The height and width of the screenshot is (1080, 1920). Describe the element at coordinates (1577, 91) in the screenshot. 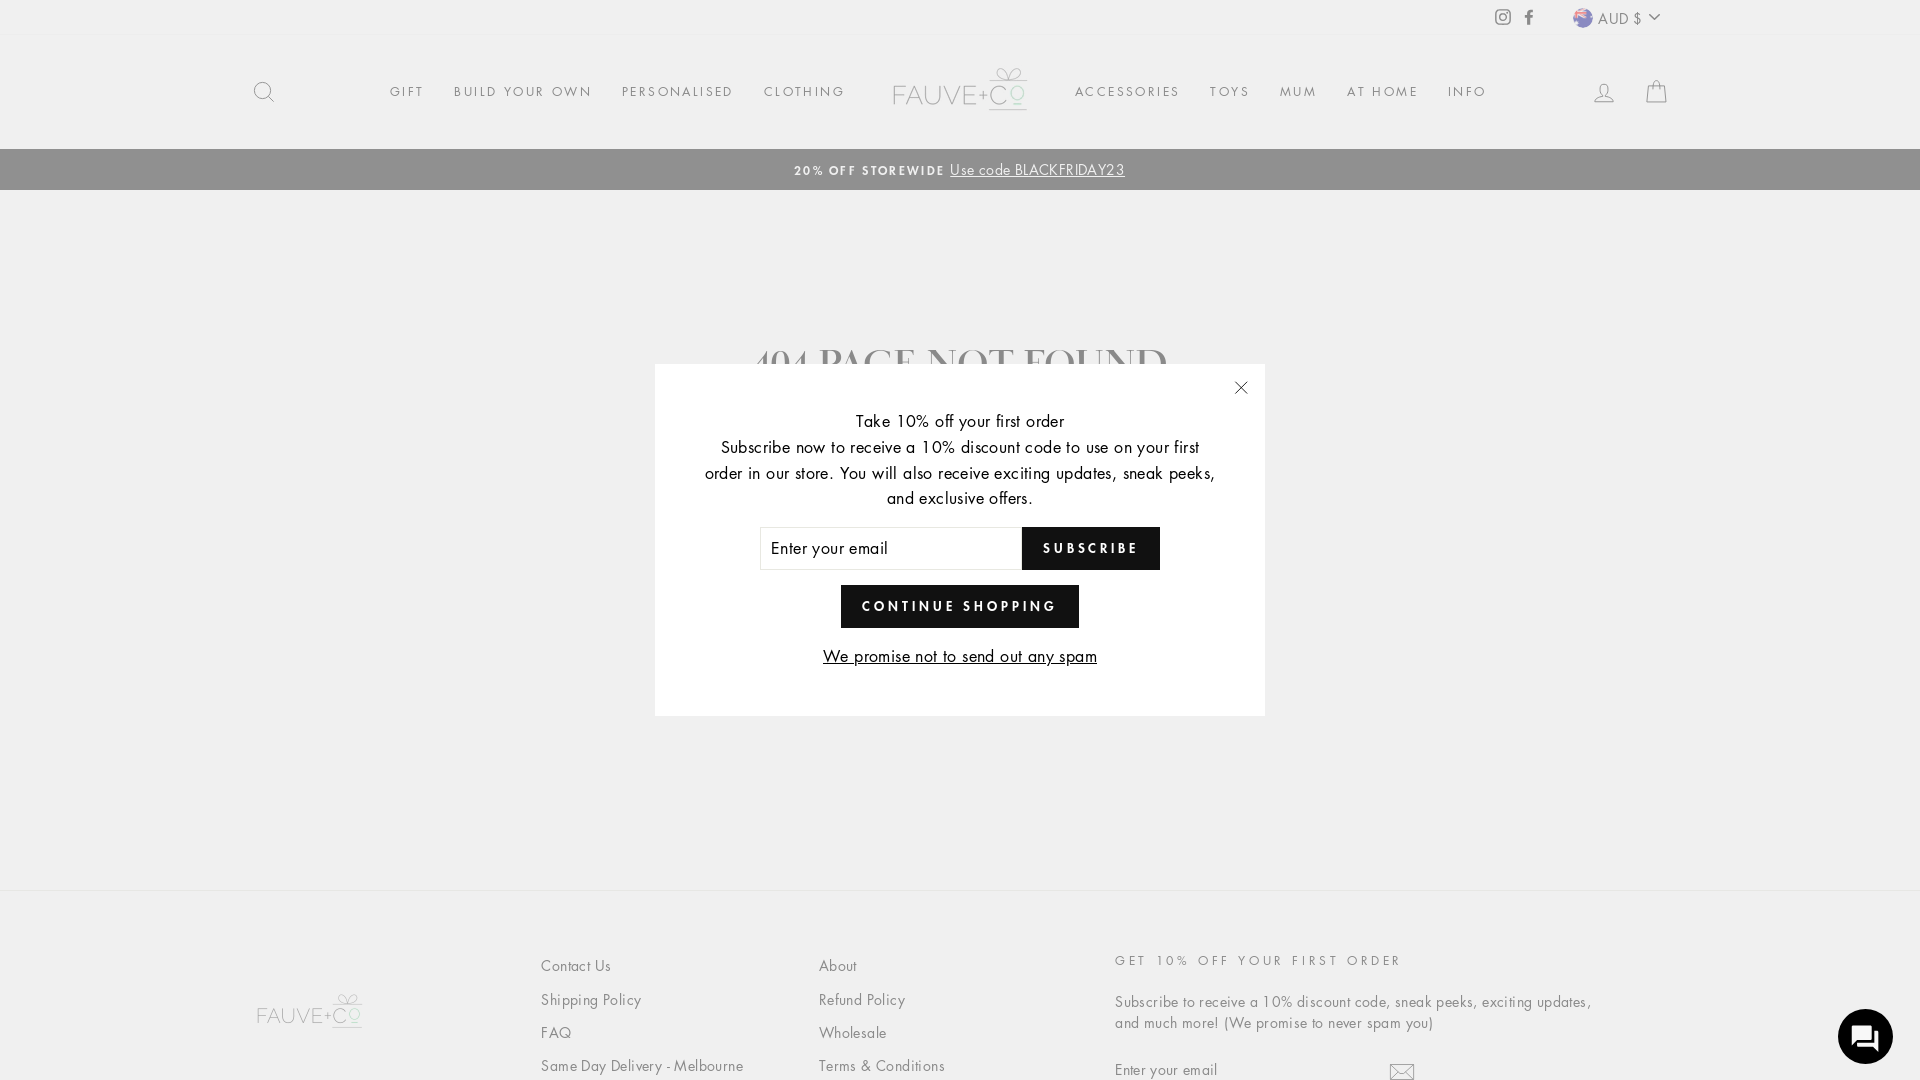

I see `'LOG IN'` at that location.